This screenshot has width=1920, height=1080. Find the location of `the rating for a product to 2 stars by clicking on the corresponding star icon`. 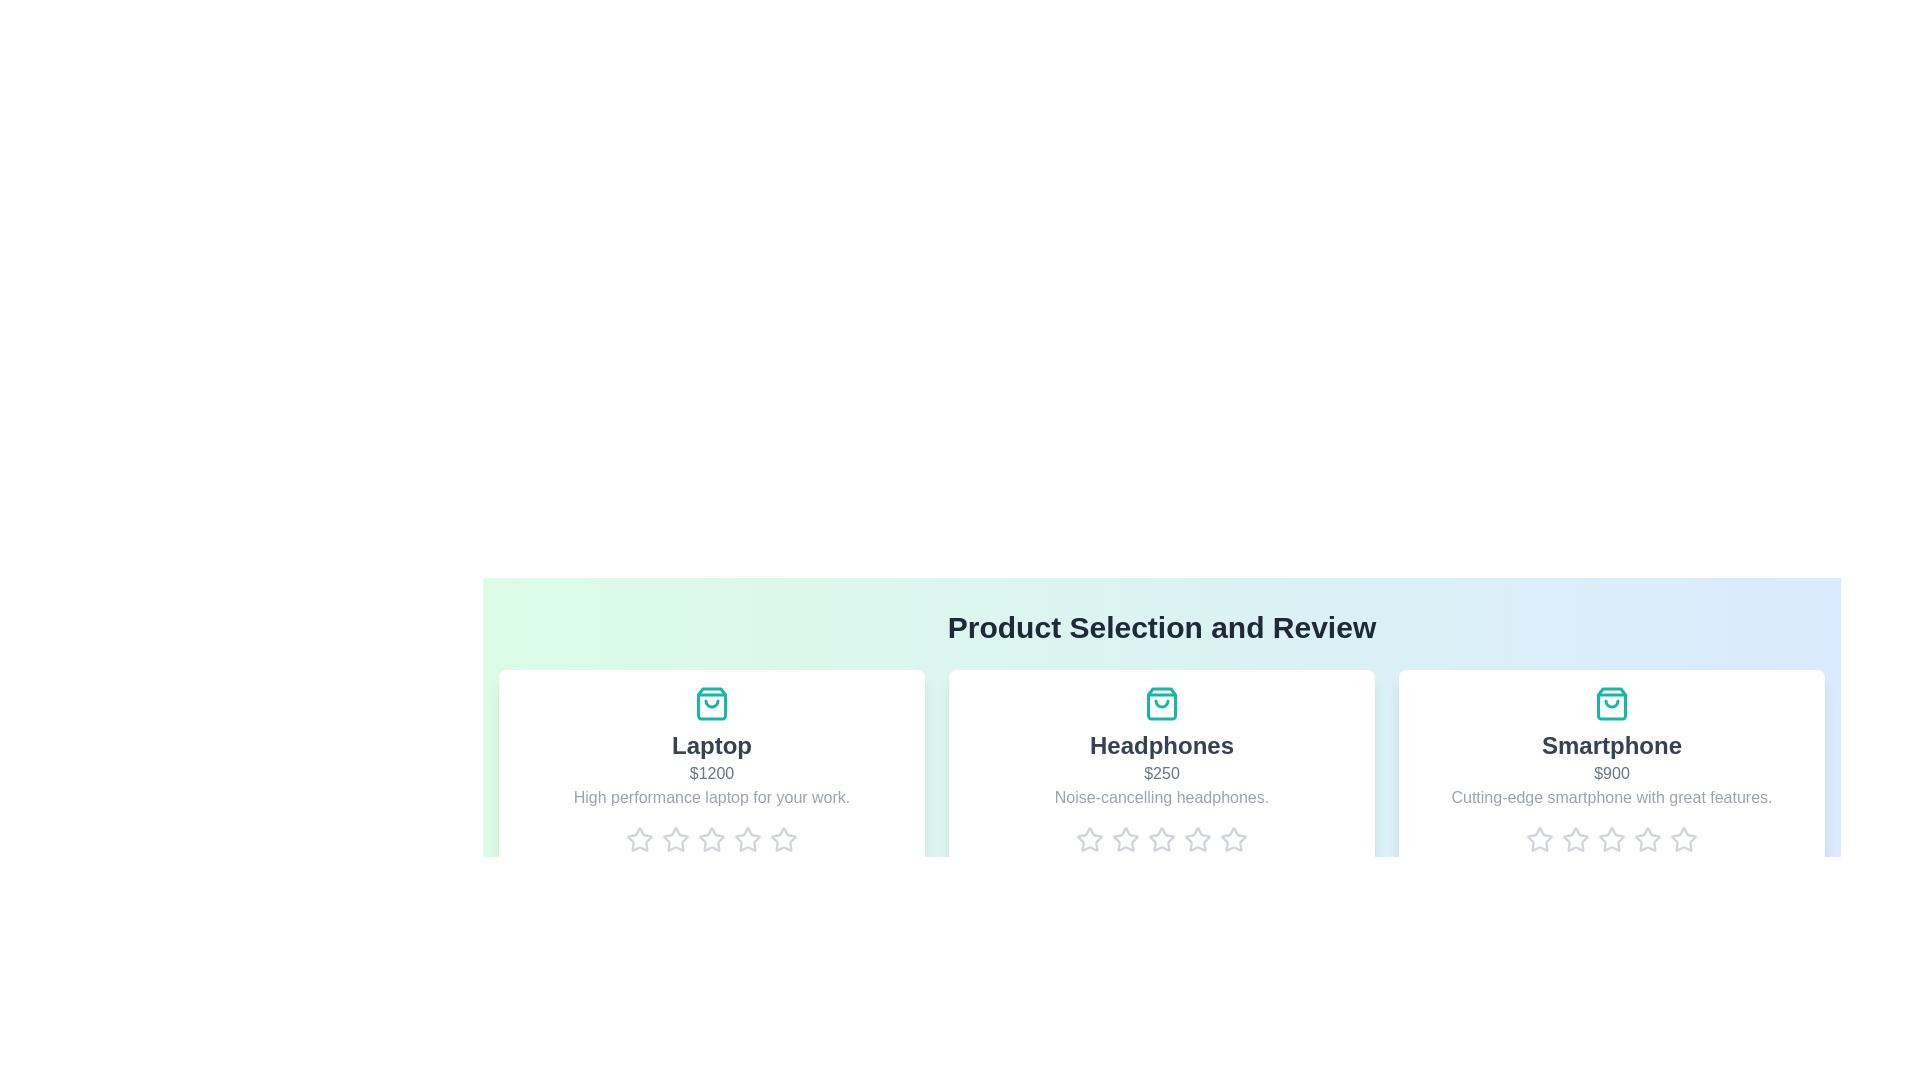

the rating for a product to 2 stars by clicking on the corresponding star icon is located at coordinates (676, 840).